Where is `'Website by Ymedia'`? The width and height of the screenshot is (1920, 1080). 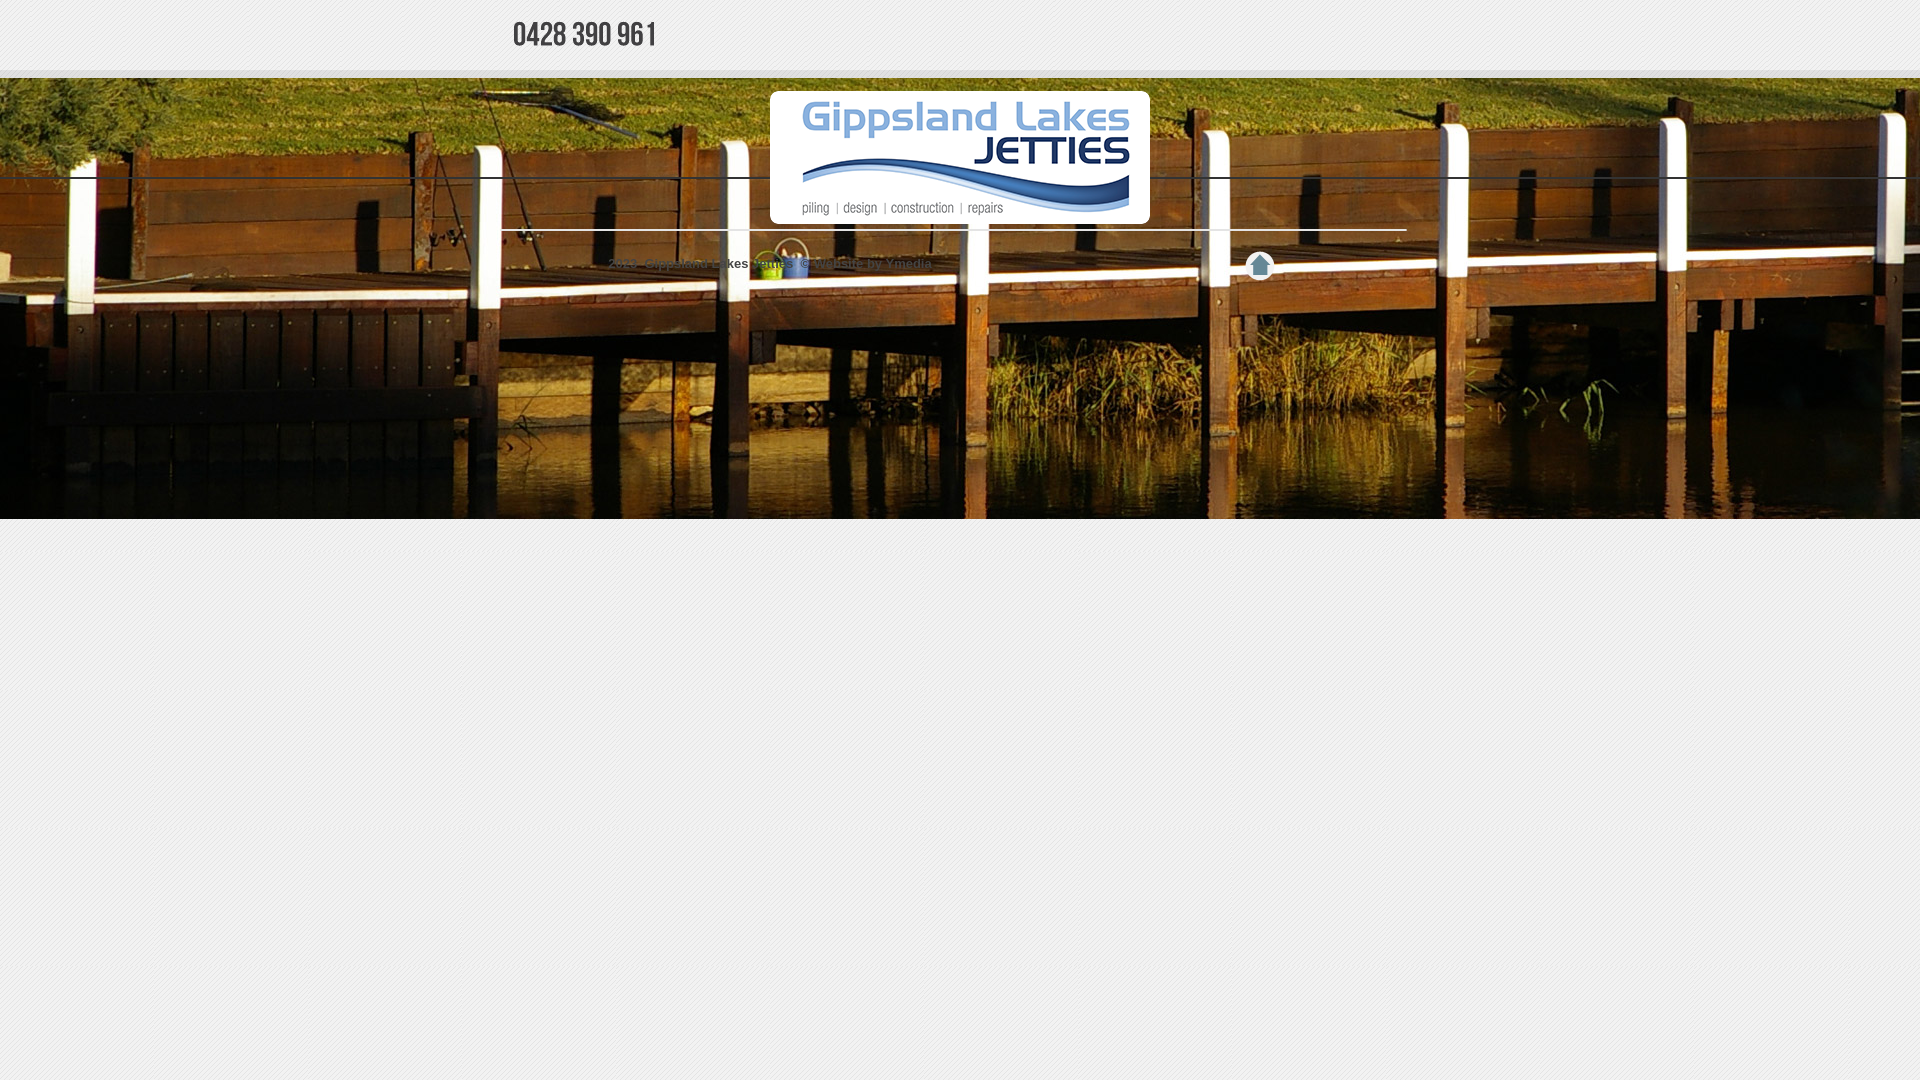
'Website by Ymedia' is located at coordinates (873, 262).